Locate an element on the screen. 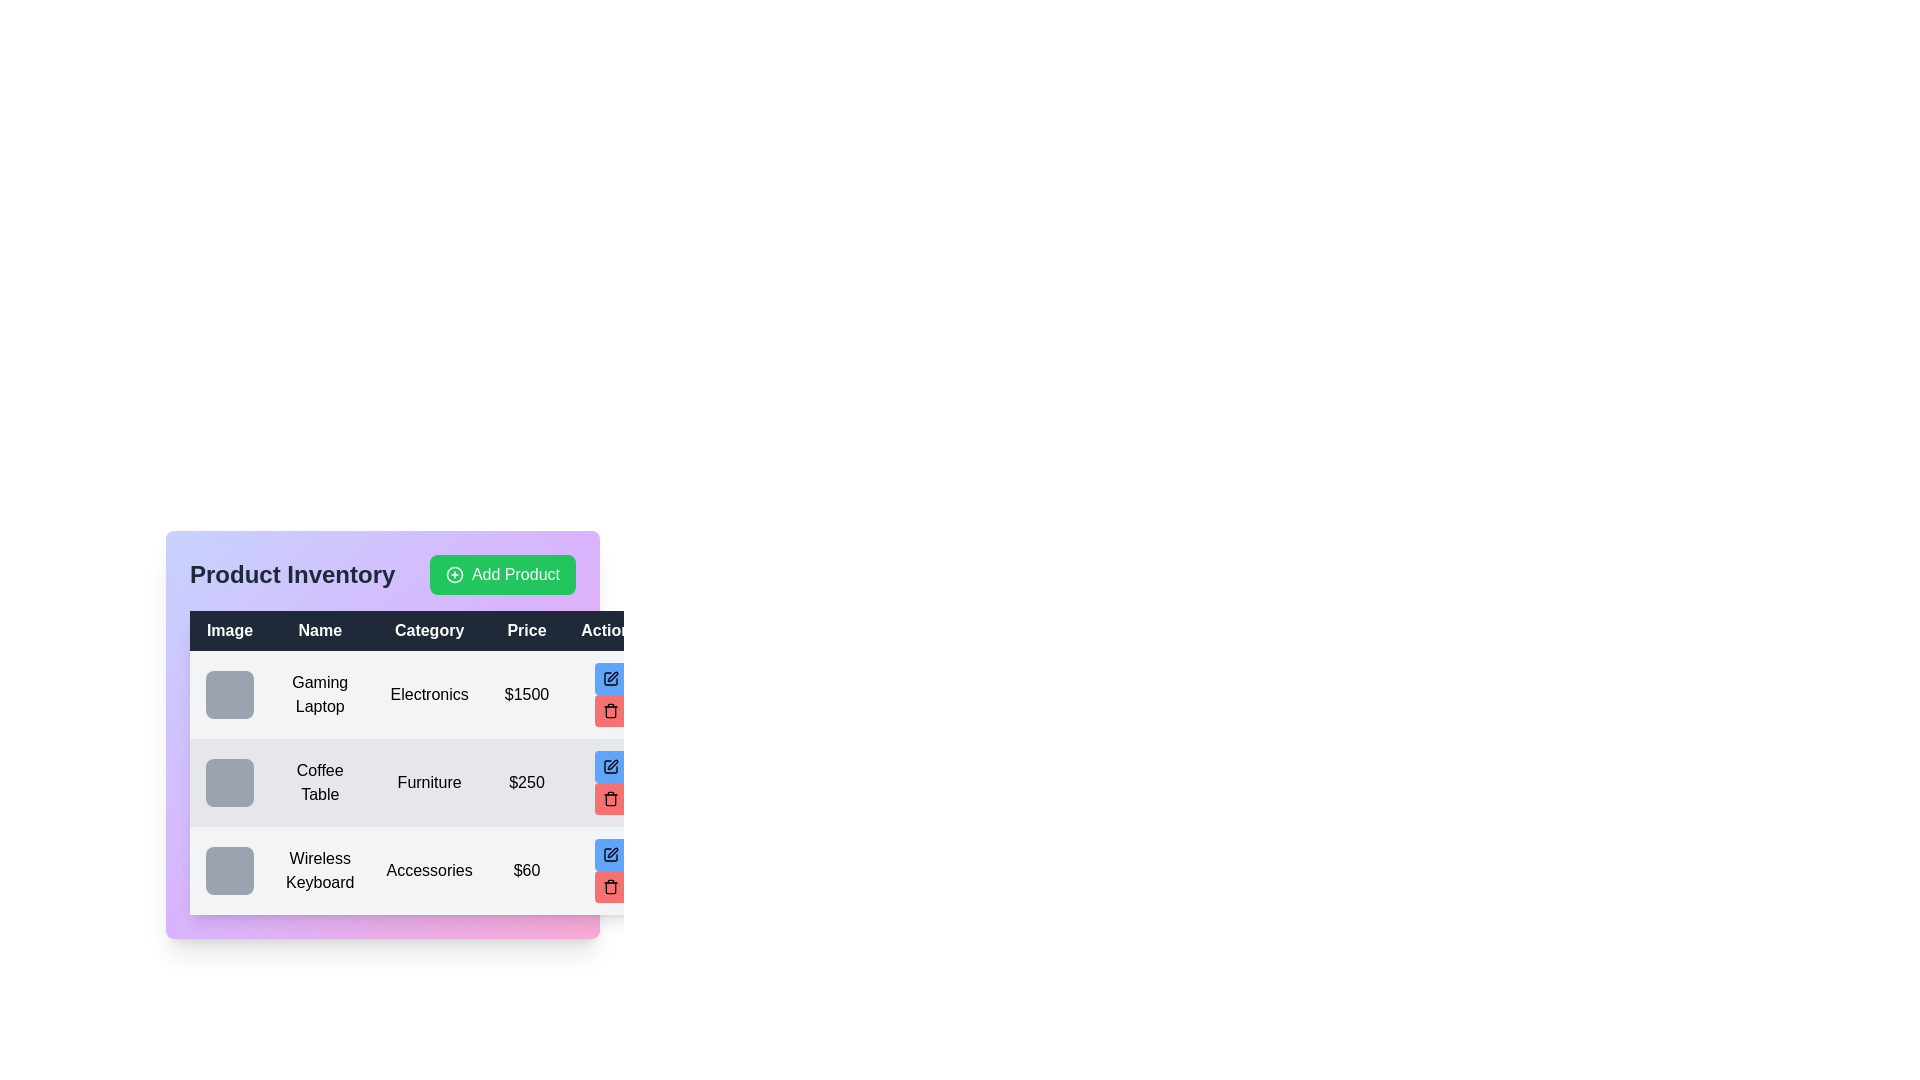  the topmost list item is located at coordinates (421, 693).